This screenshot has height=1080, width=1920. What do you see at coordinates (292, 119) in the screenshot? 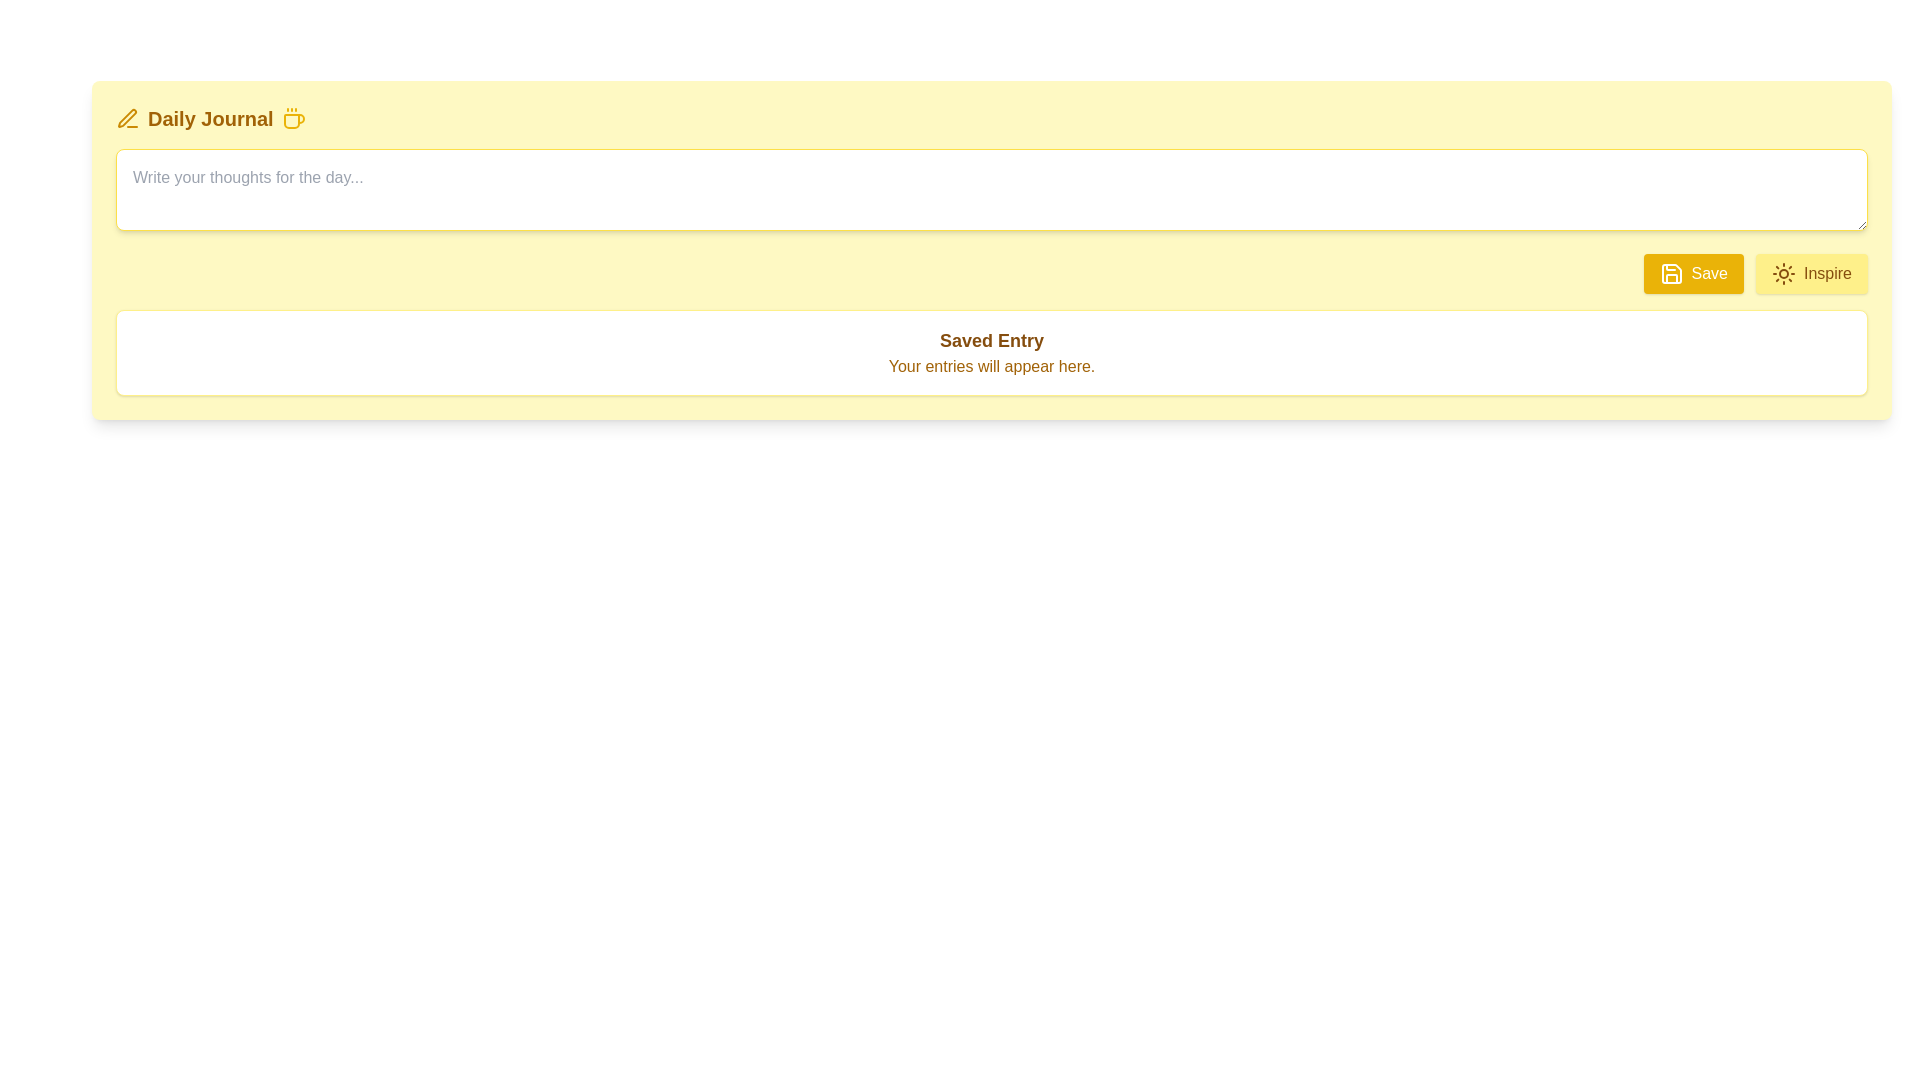
I see `the Daily Journal icon located in the top-right section of the header bar, adjacent to the text 'Daily Journal'` at bounding box center [292, 119].